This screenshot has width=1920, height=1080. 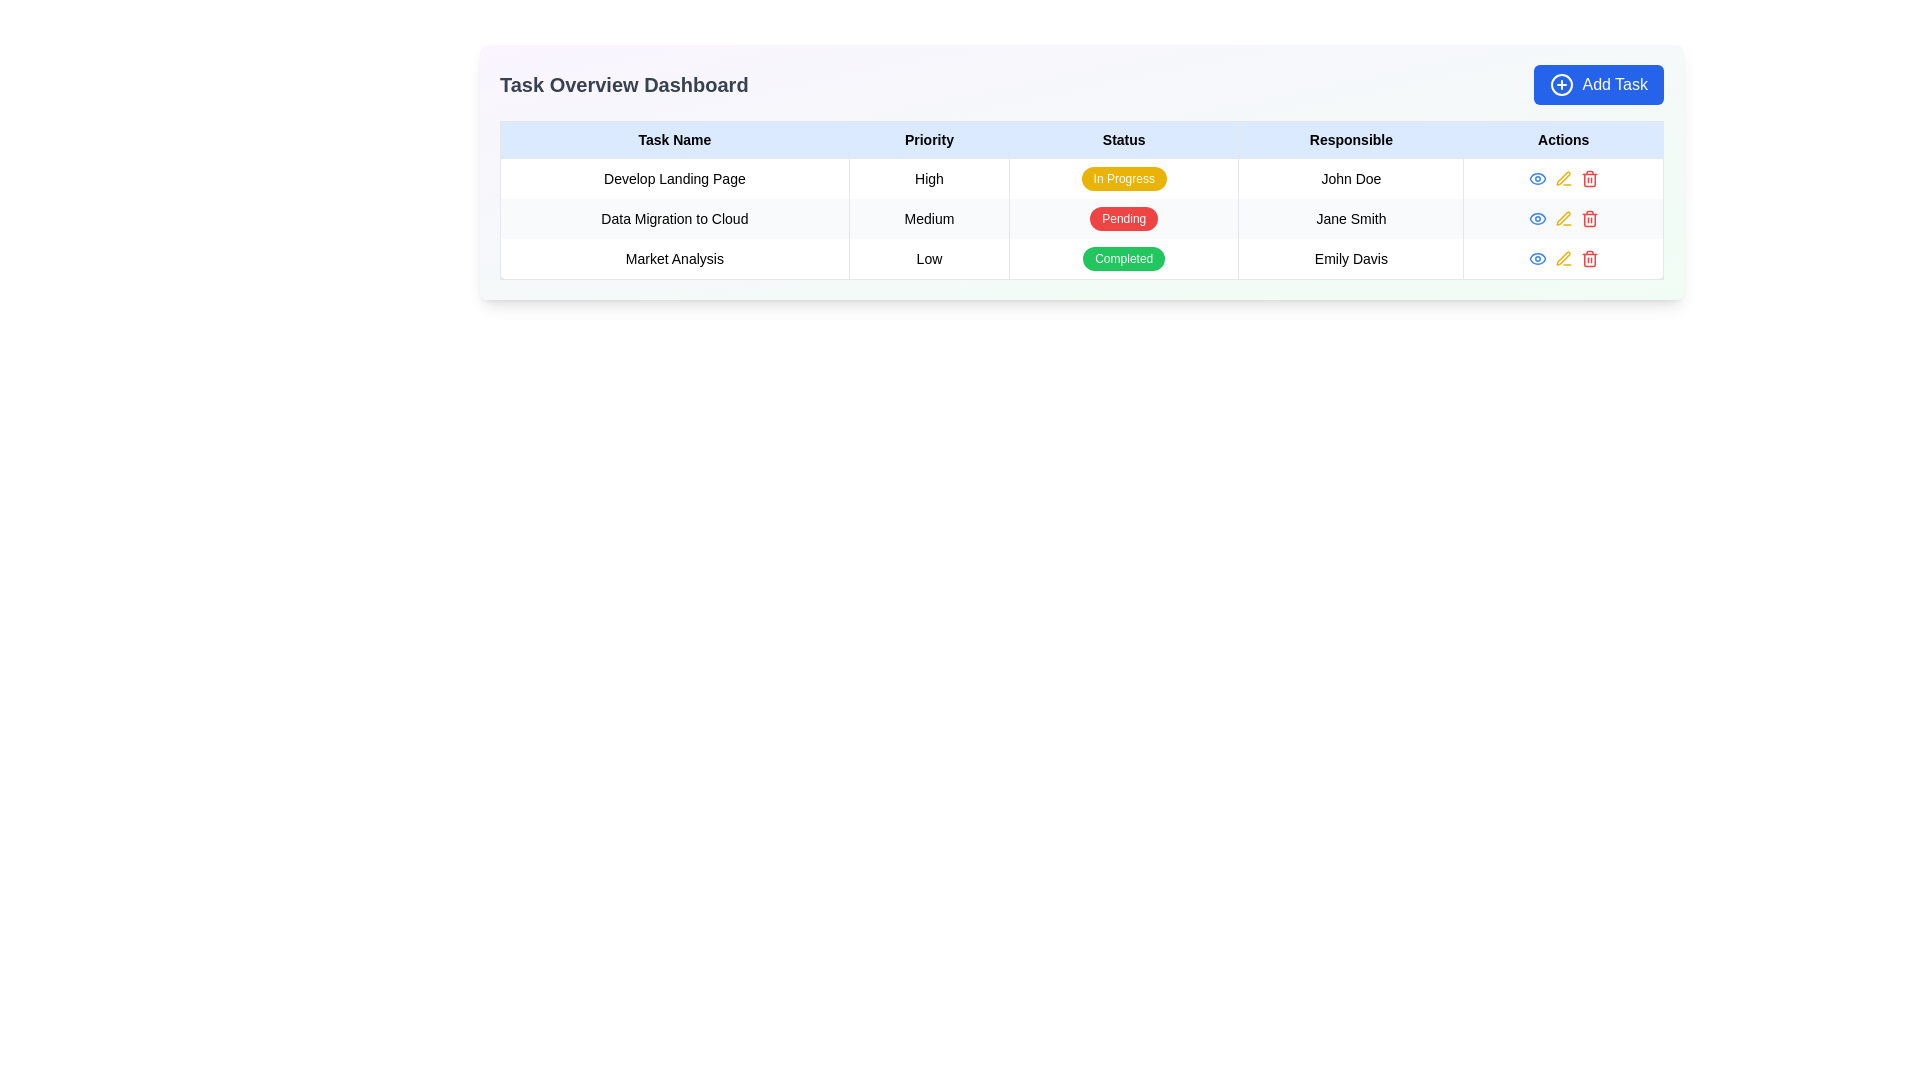 I want to click on the yellow pen icon button in the 'Actions' column, specifically the second position, so click(x=1562, y=177).